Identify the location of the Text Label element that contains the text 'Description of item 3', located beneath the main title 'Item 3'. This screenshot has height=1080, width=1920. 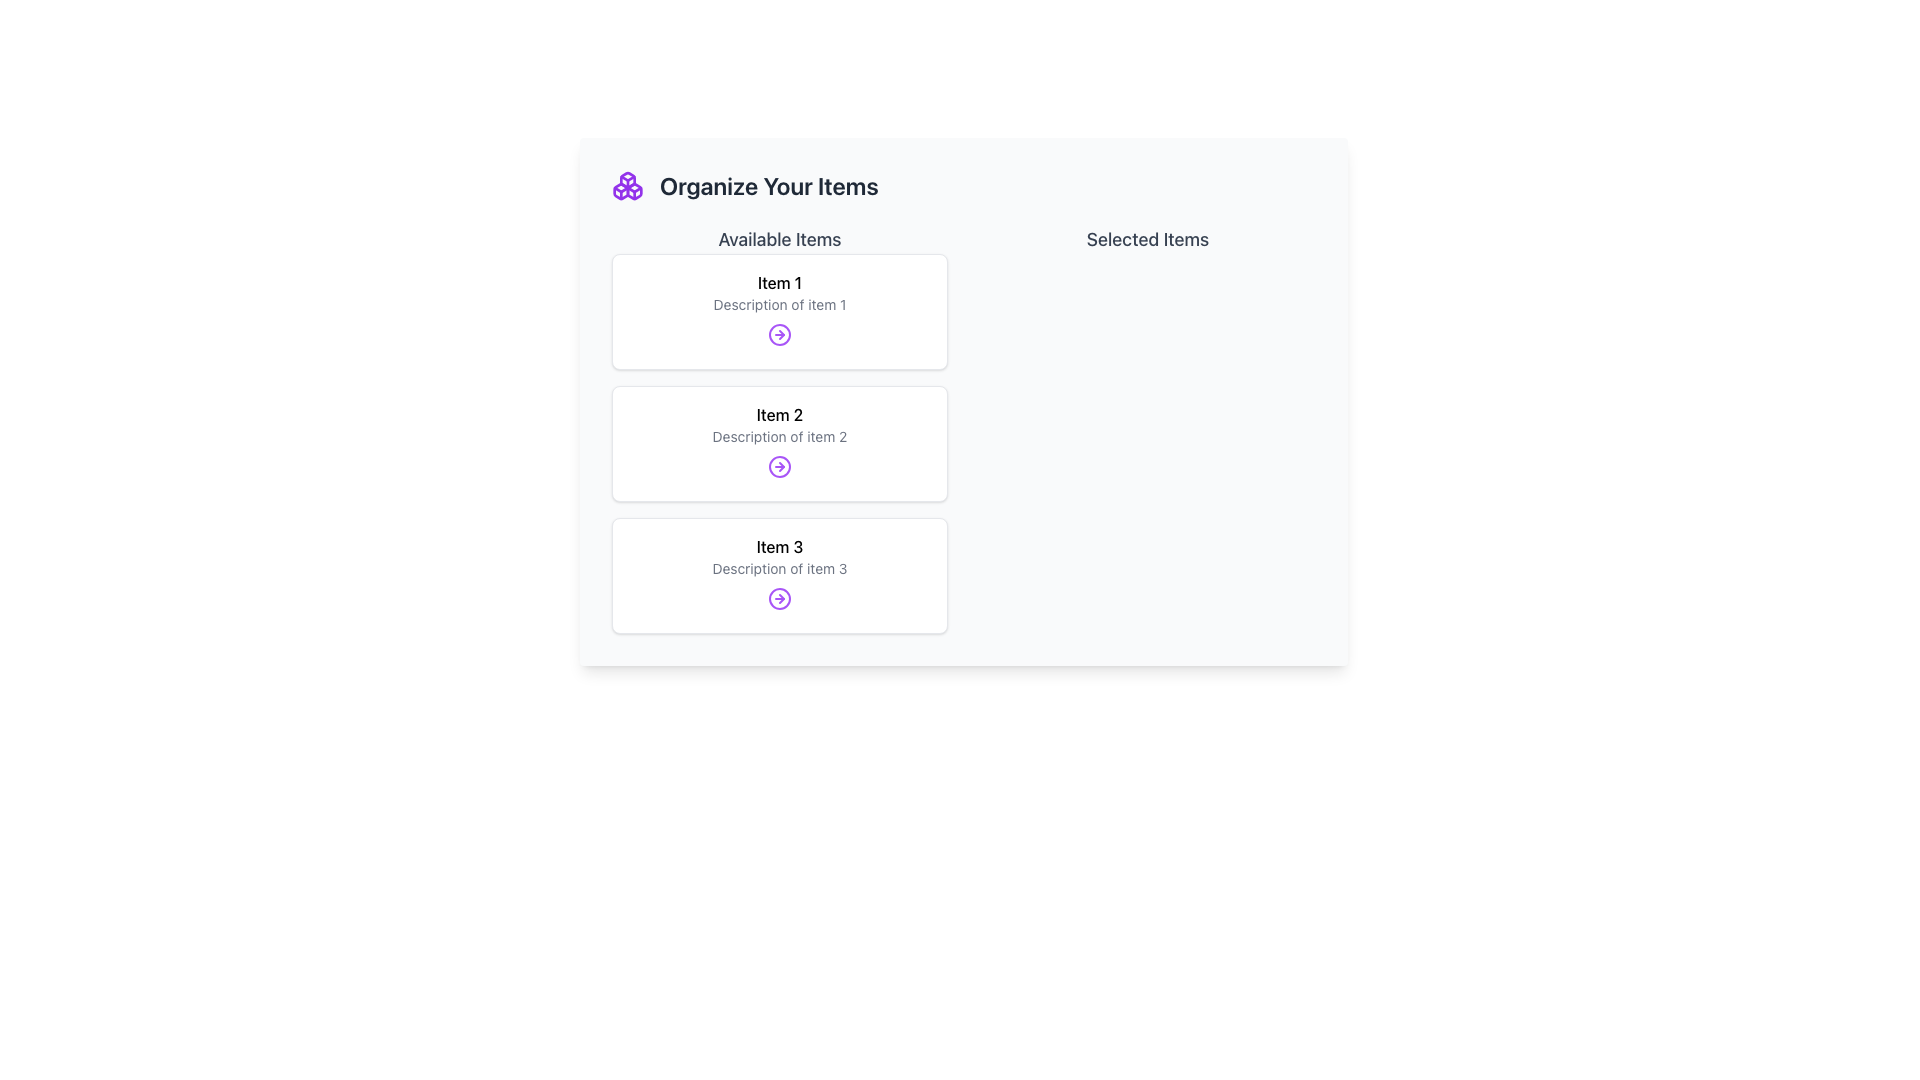
(778, 569).